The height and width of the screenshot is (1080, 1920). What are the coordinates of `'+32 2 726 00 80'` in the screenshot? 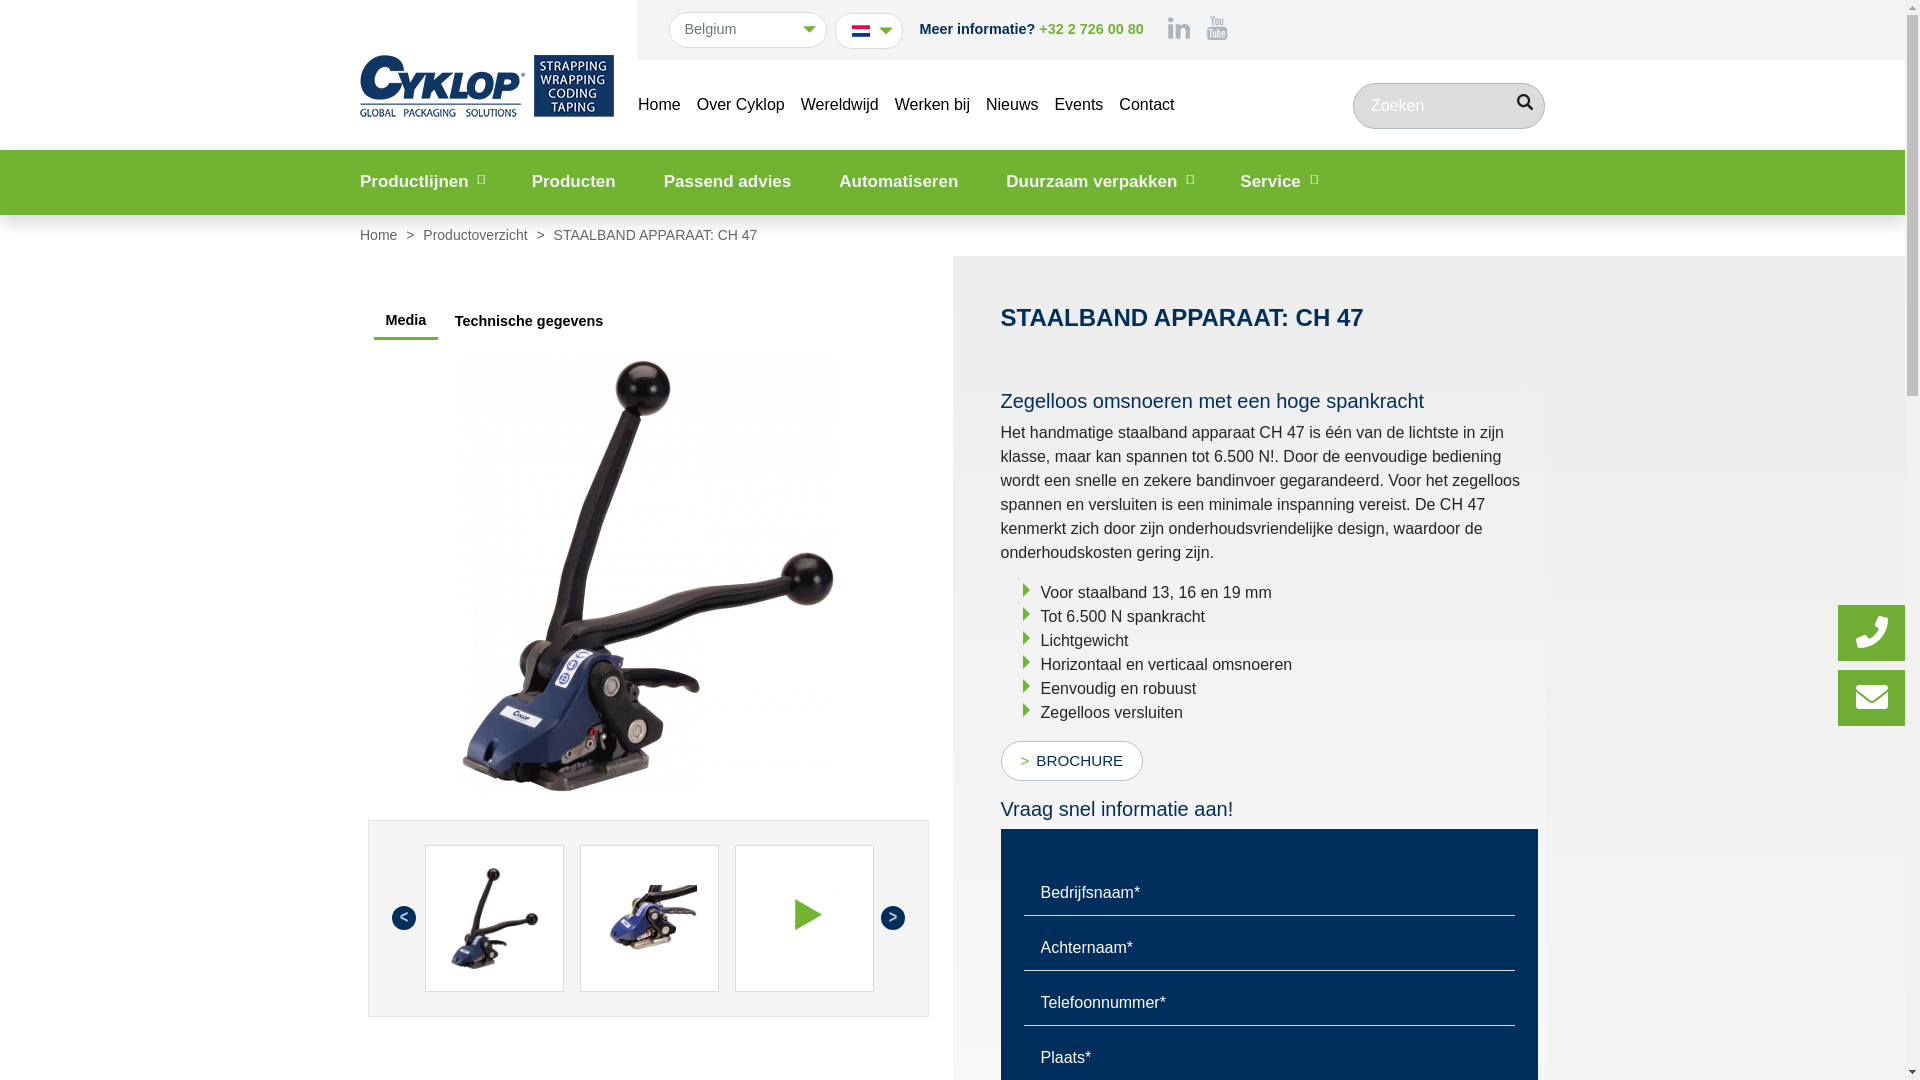 It's located at (1089, 29).